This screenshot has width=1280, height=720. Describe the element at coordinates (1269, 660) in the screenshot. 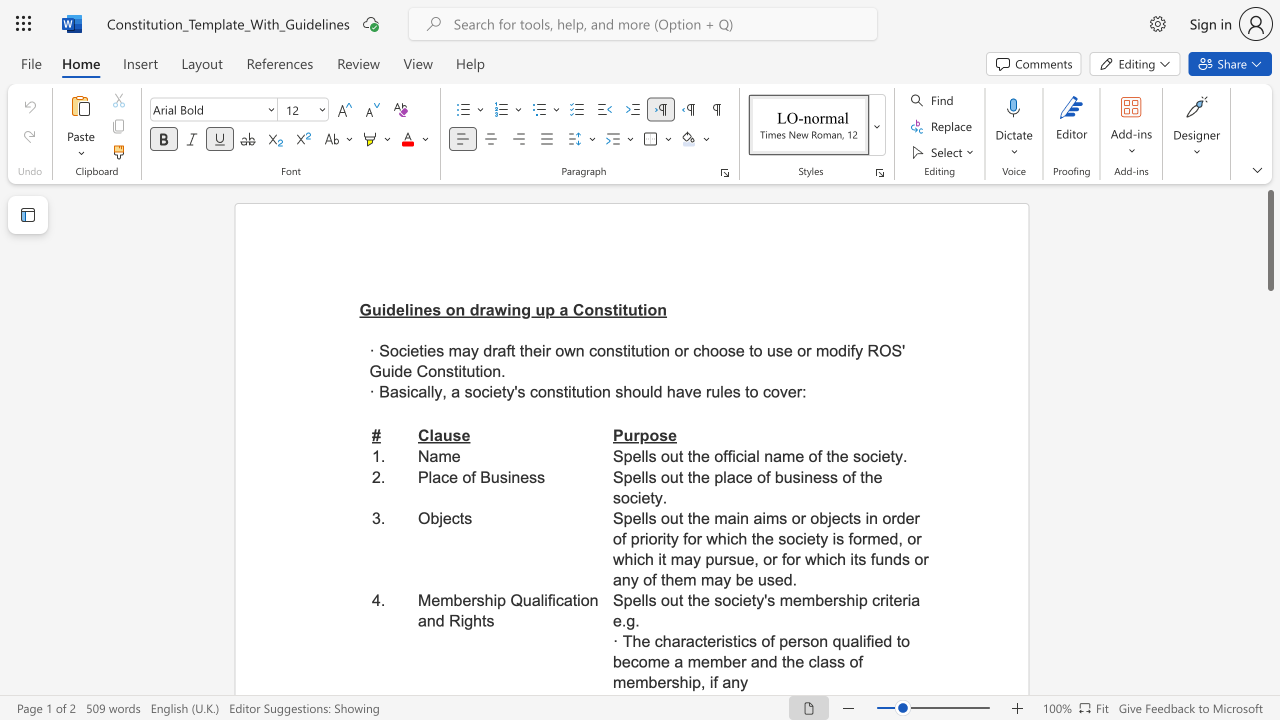

I see `the scrollbar to move the view down` at that location.